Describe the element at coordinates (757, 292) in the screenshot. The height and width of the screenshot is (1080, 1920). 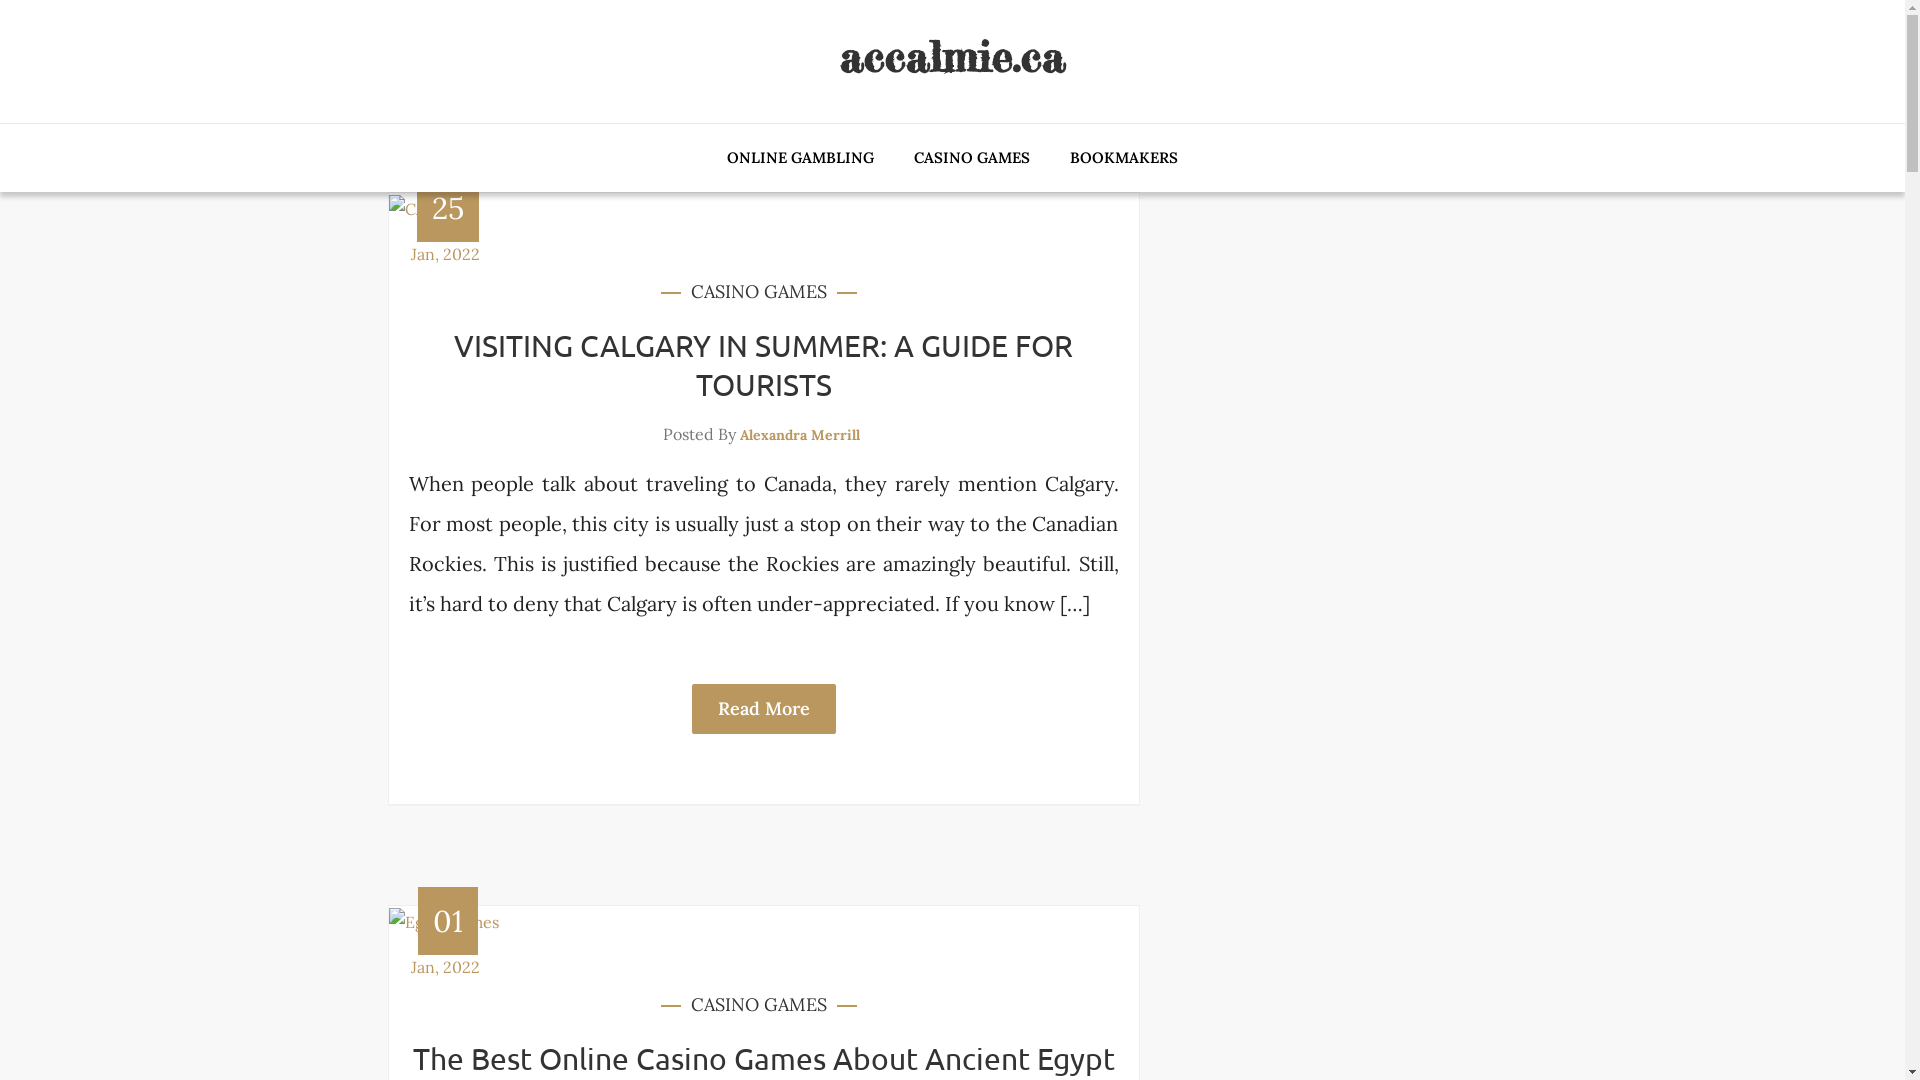
I see `'CASINO GAMES'` at that location.